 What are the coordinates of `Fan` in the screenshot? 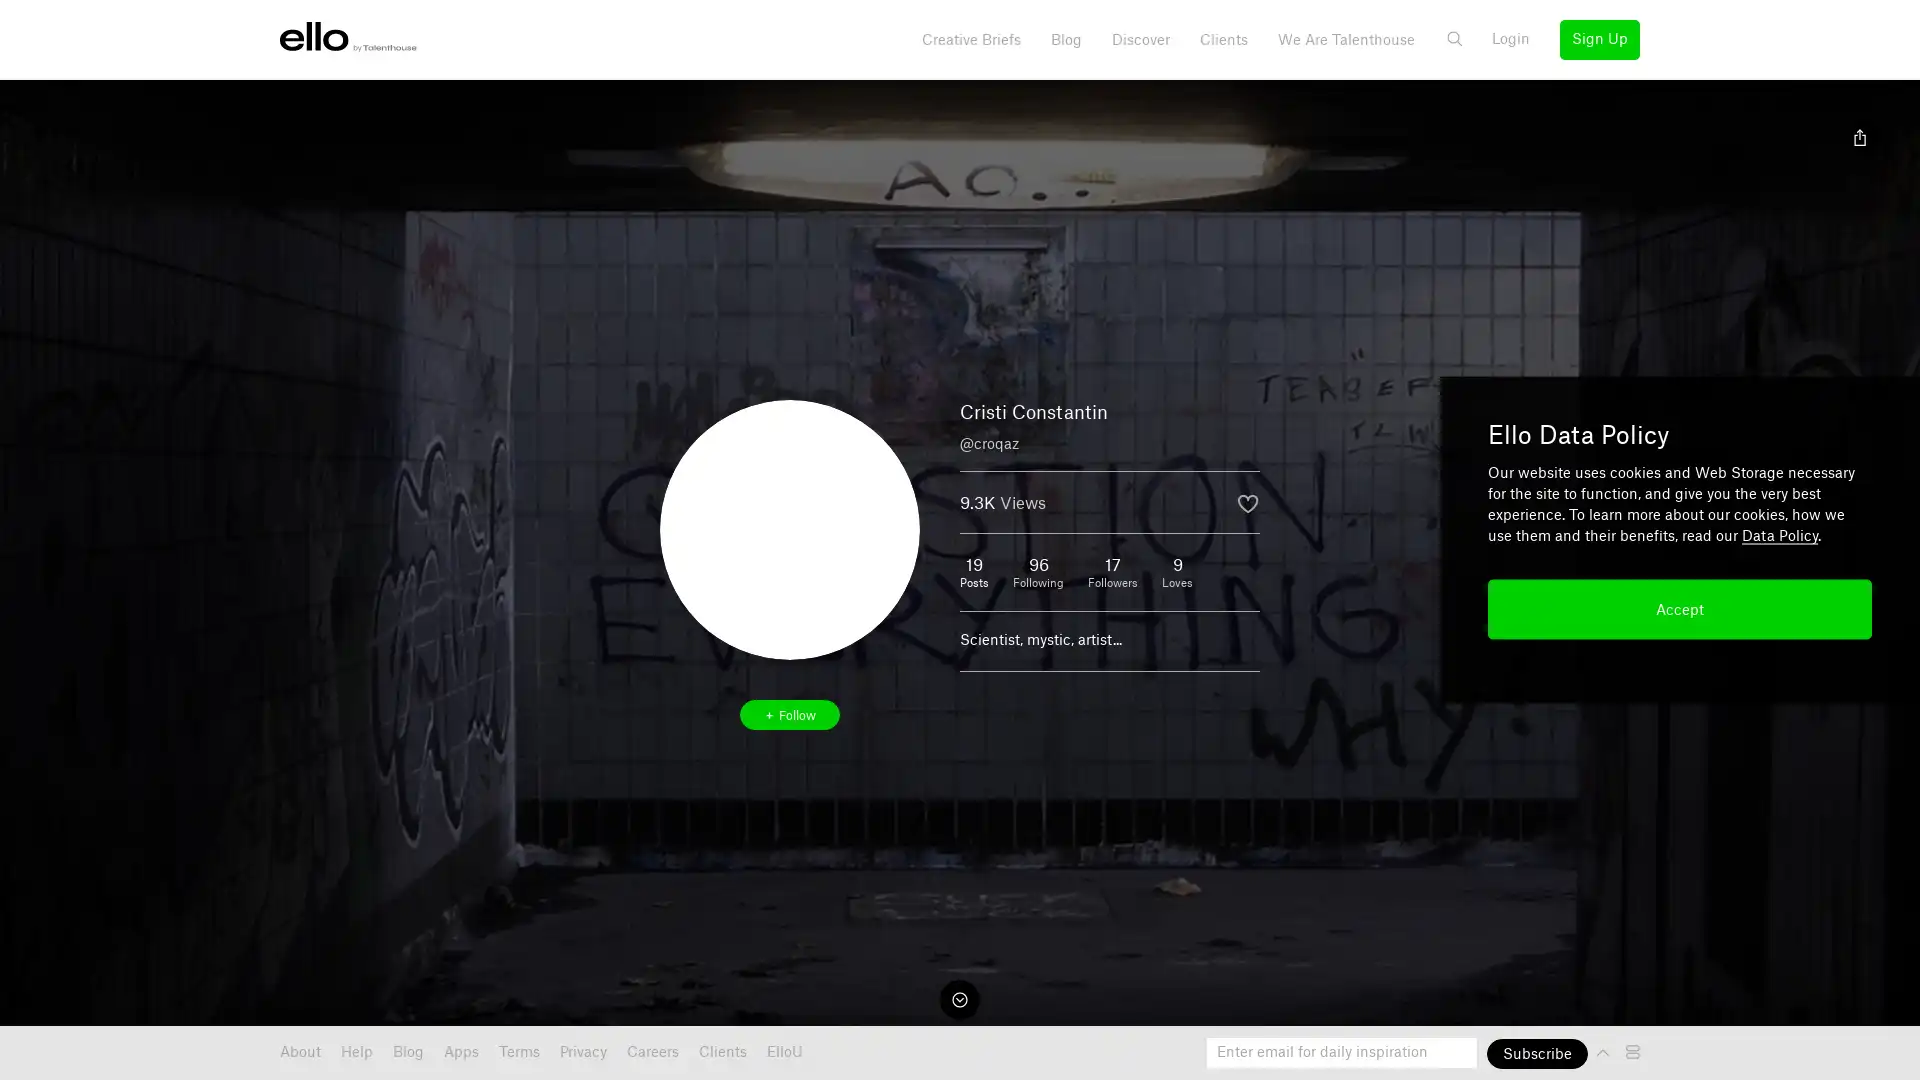 It's located at (1247, 503).